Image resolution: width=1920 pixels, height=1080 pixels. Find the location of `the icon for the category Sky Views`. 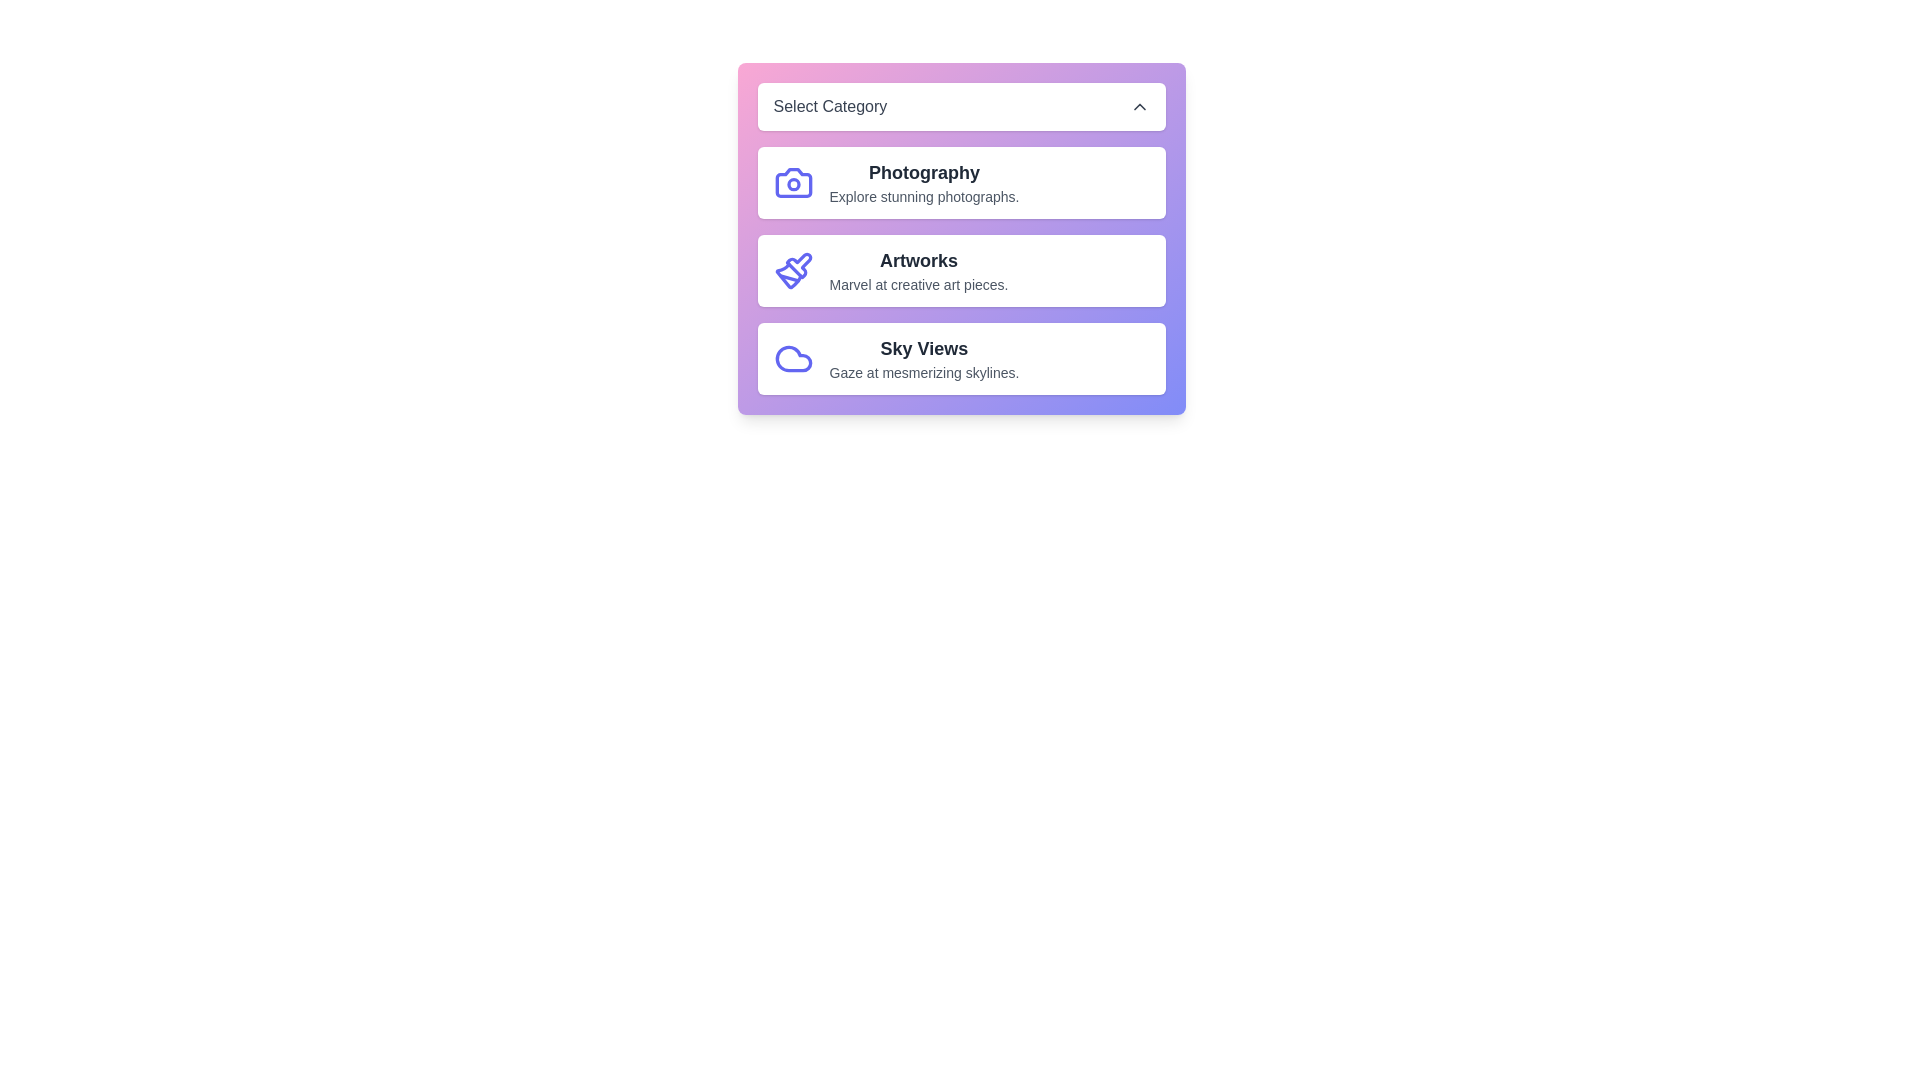

the icon for the category Sky Views is located at coordinates (792, 357).